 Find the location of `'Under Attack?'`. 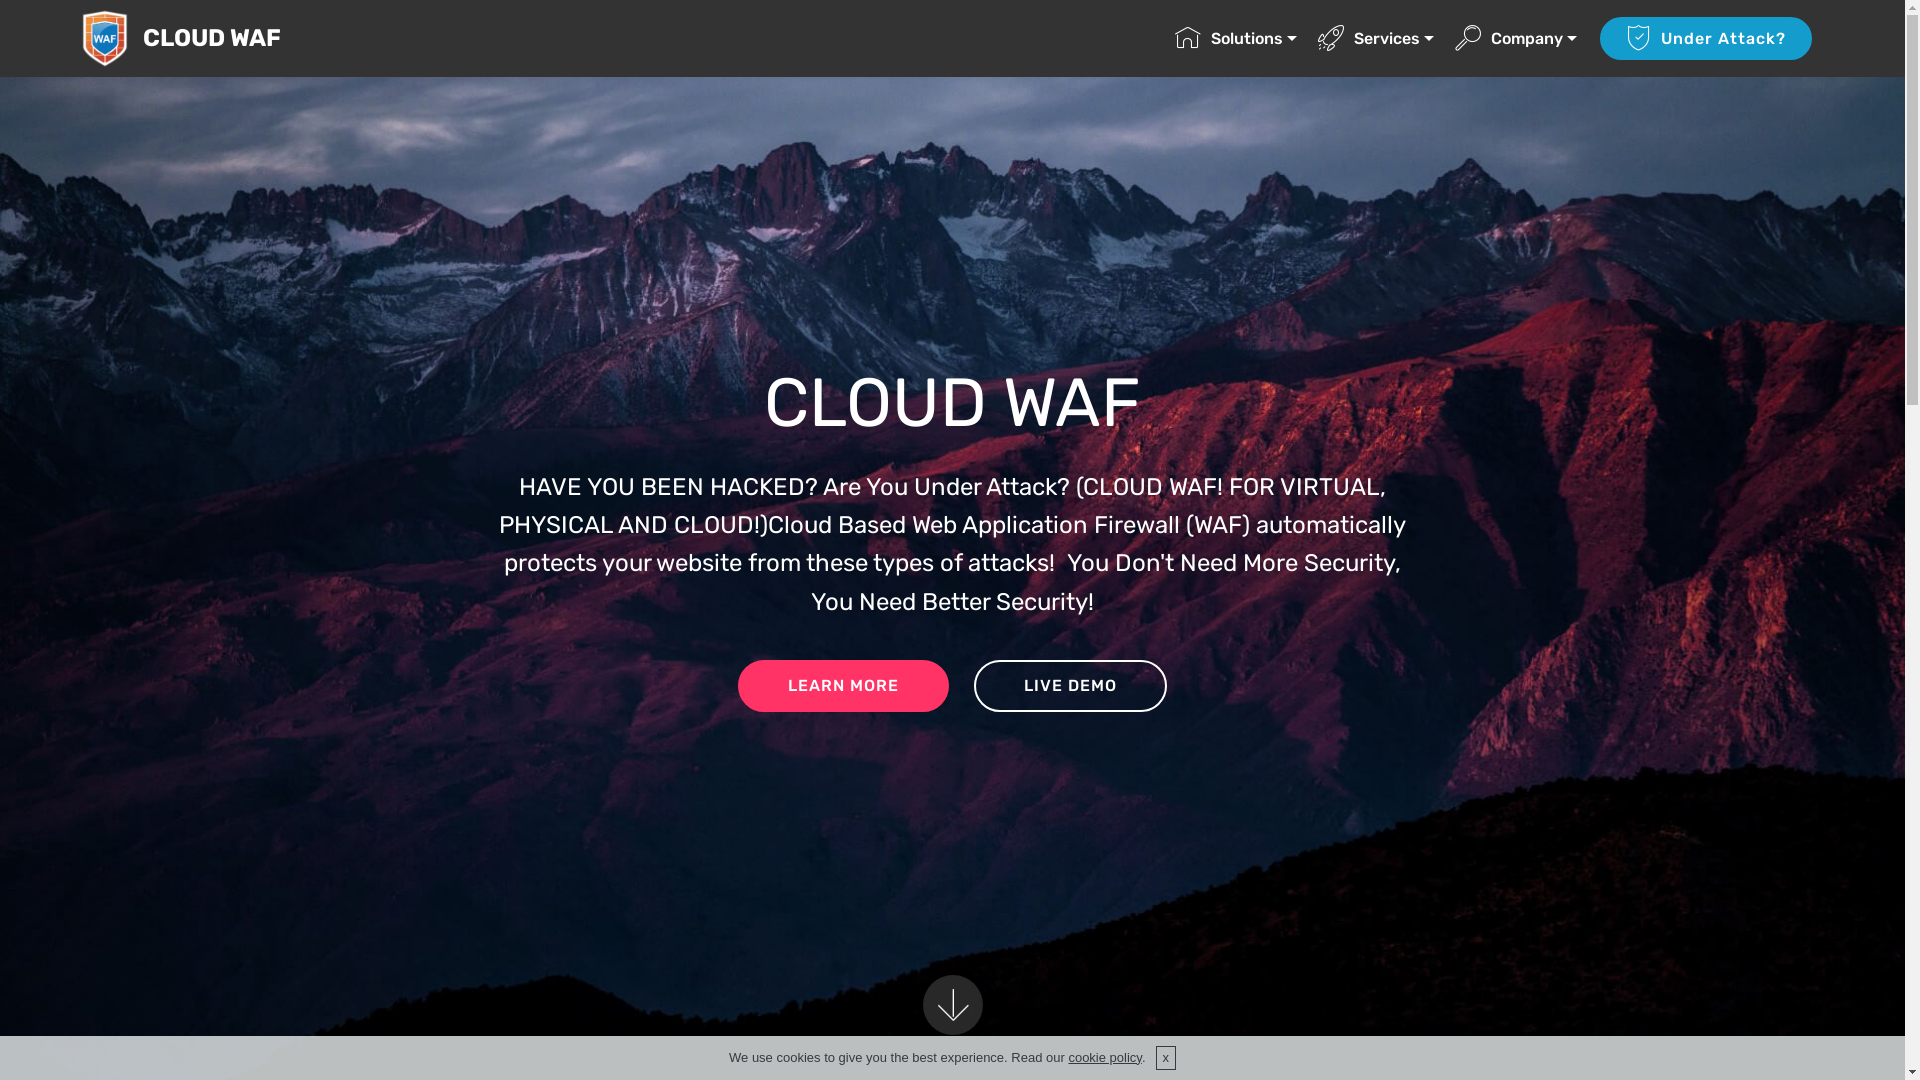

'Under Attack?' is located at coordinates (1598, 38).